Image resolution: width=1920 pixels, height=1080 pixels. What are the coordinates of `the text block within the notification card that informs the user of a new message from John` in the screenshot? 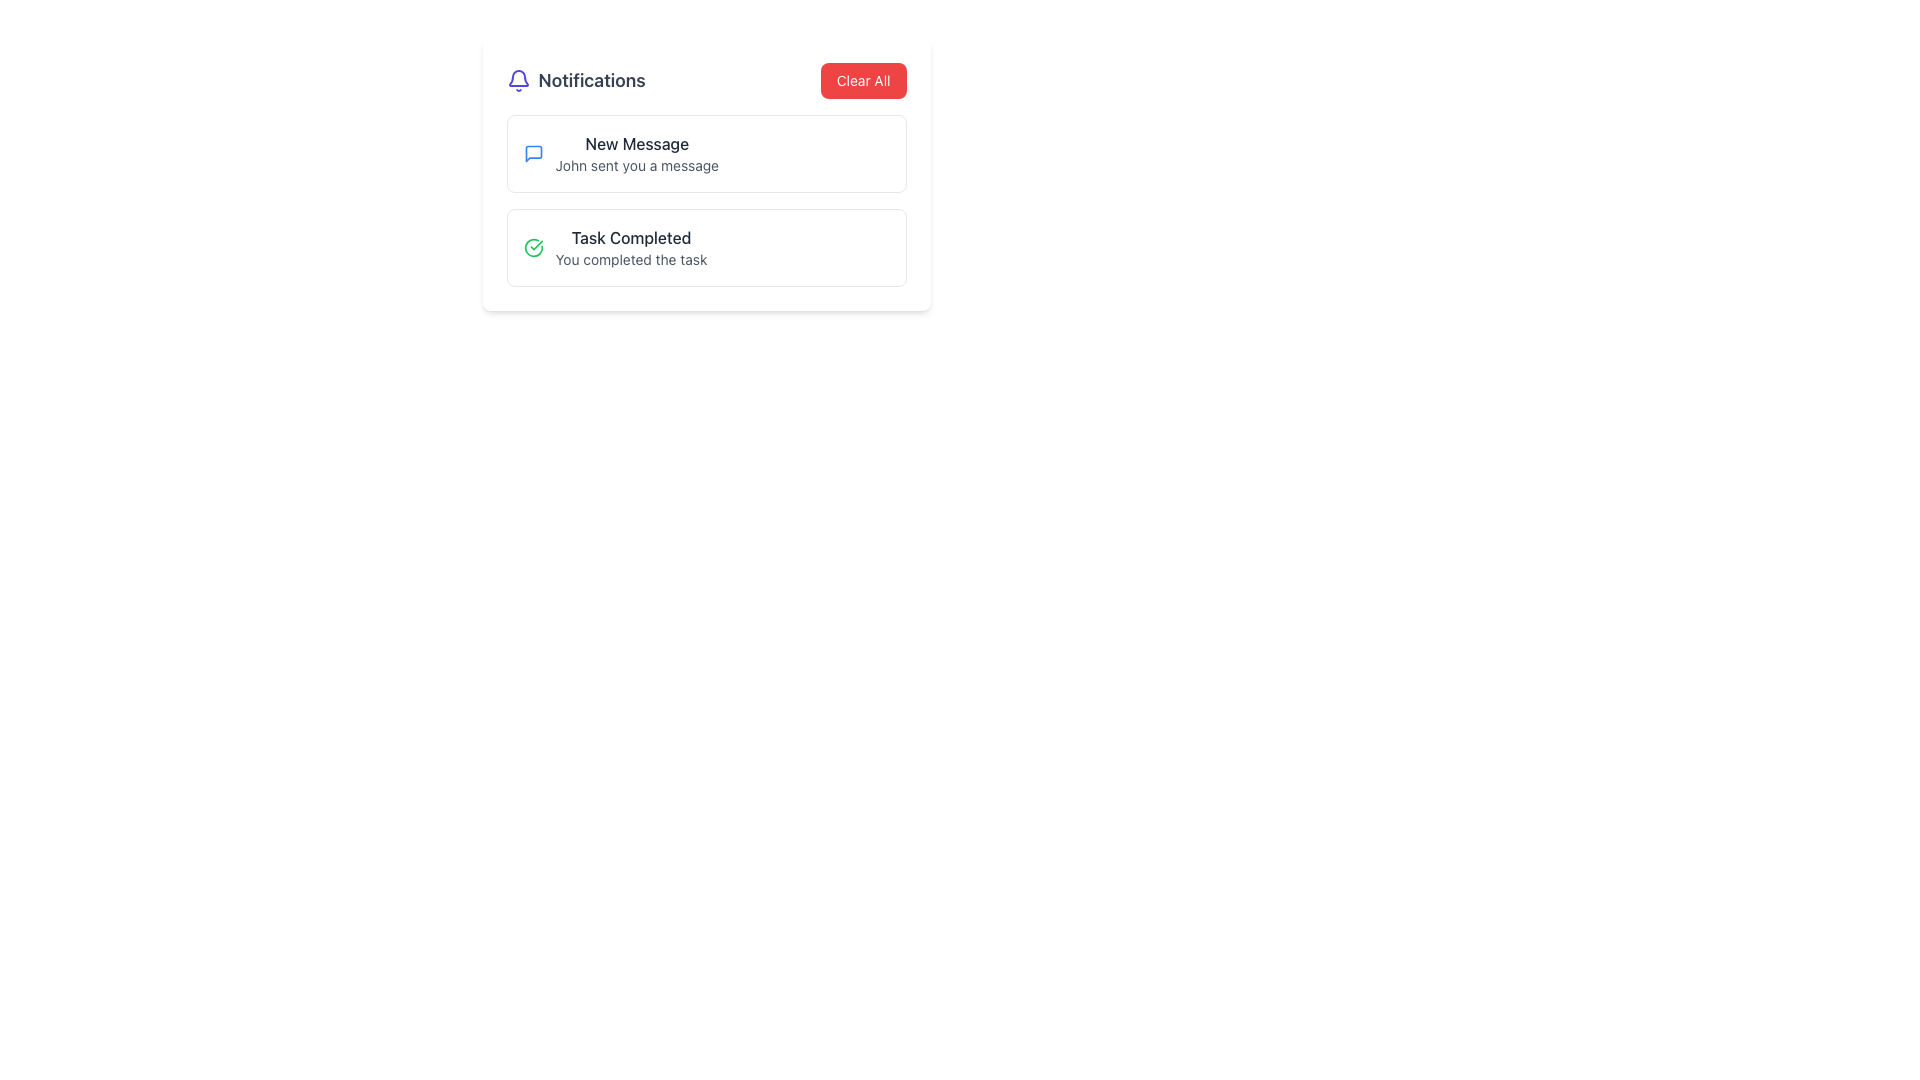 It's located at (636, 153).